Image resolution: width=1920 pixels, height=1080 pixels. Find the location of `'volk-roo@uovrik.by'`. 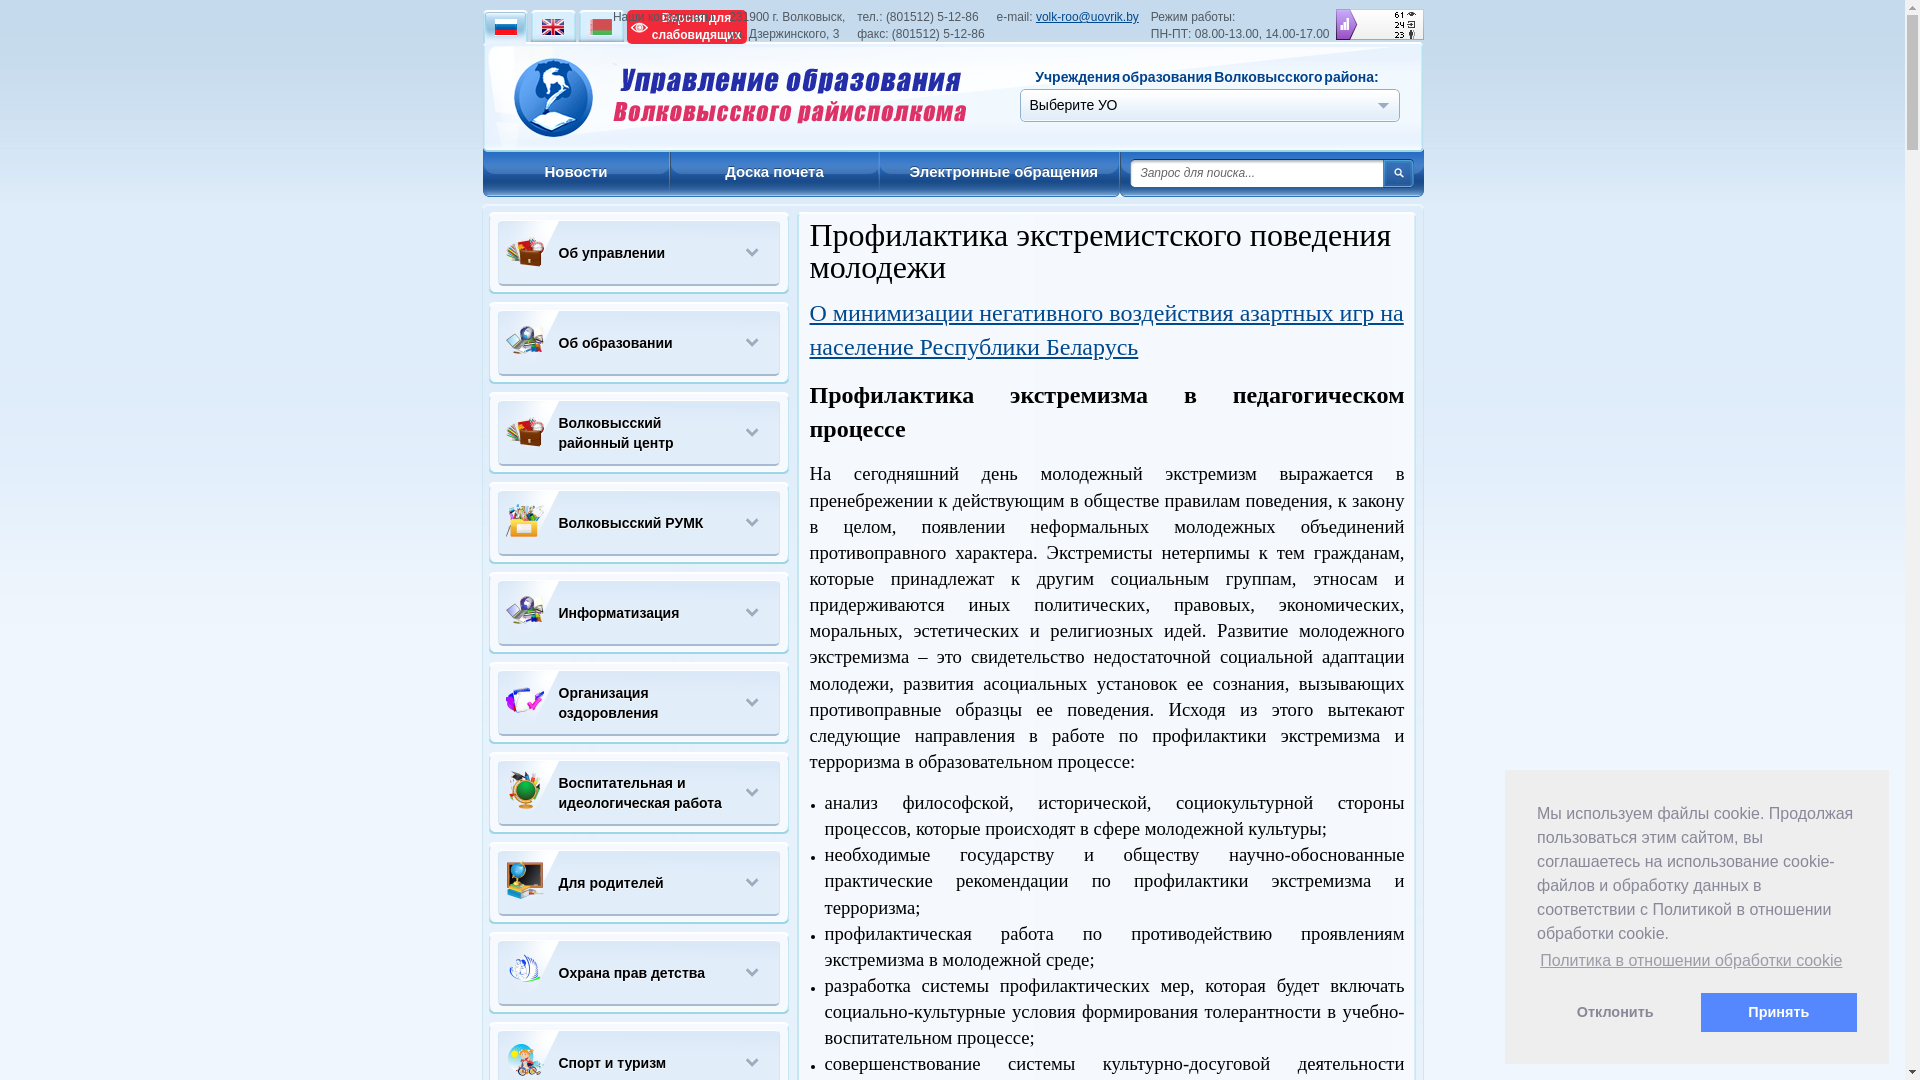

'volk-roo@uovrik.by' is located at coordinates (1086, 16).